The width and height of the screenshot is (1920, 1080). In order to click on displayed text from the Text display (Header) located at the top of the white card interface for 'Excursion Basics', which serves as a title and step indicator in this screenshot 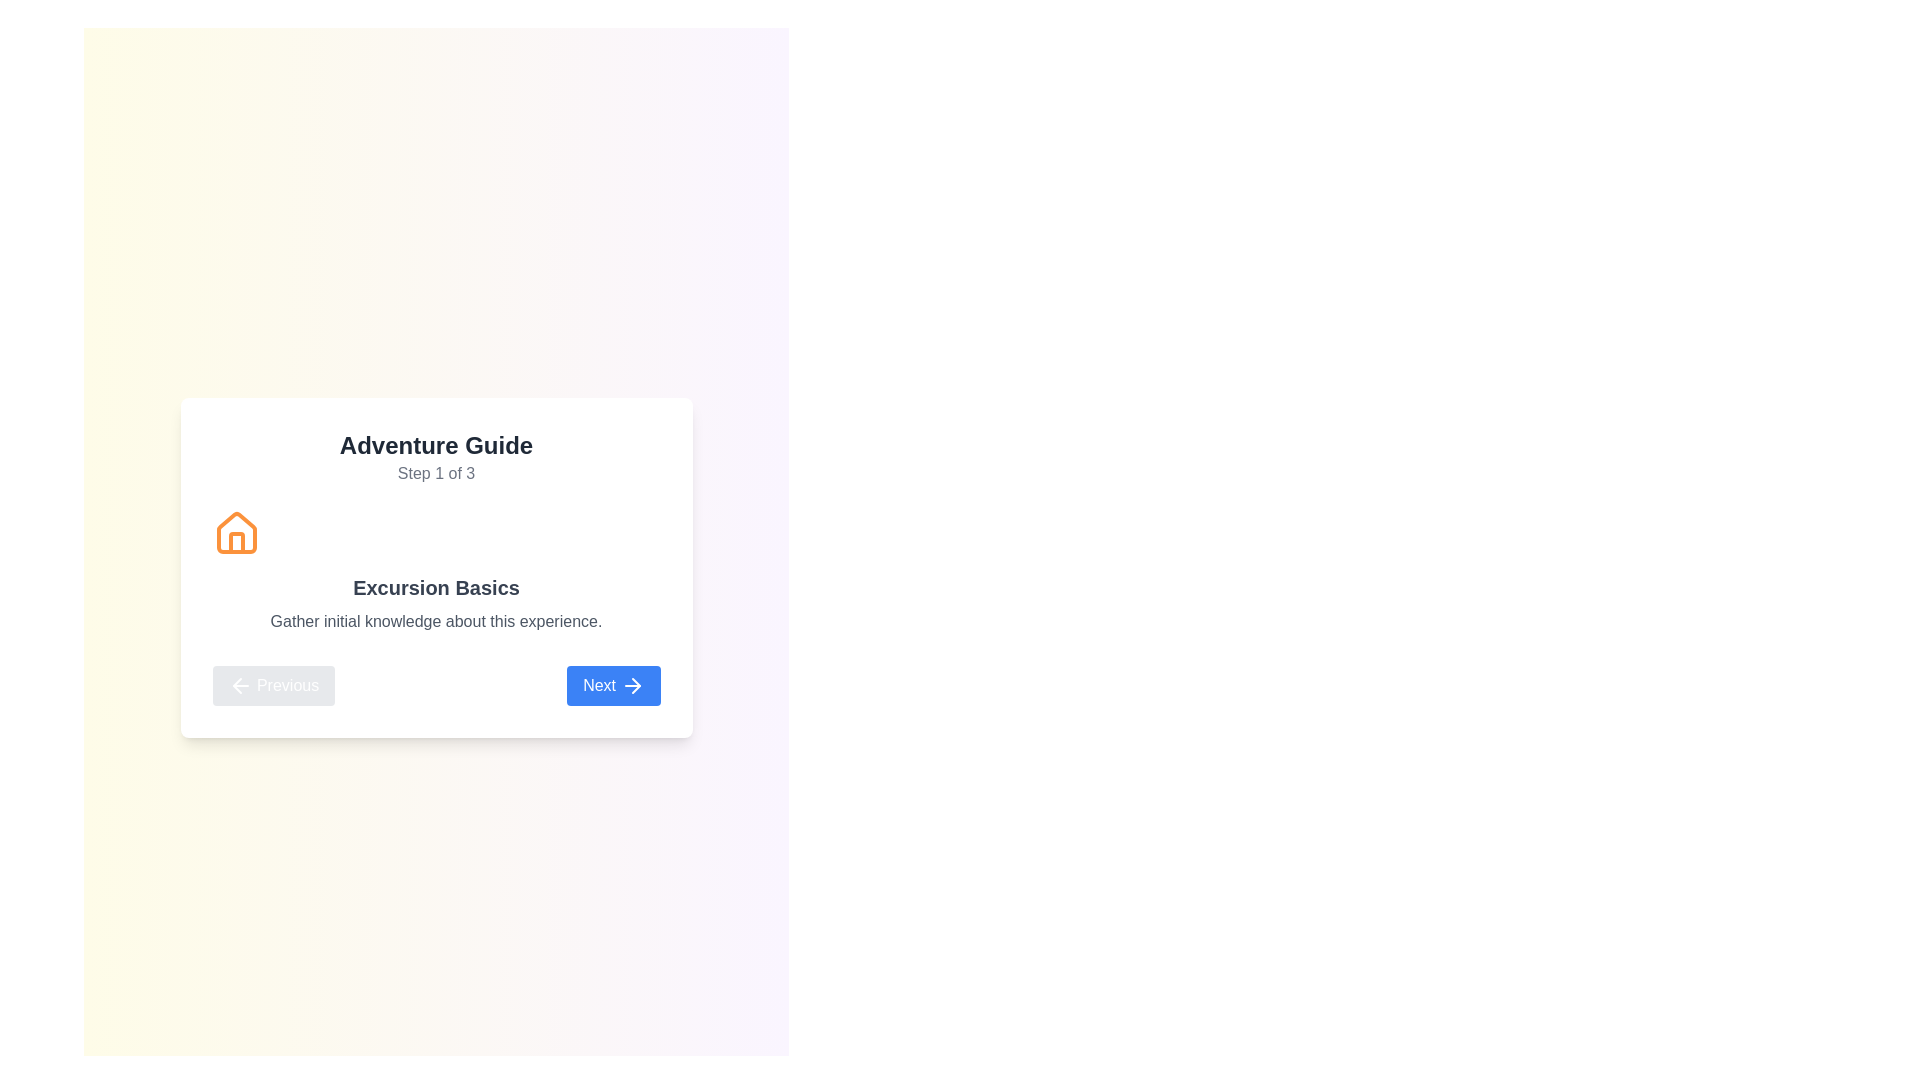, I will do `click(435, 457)`.